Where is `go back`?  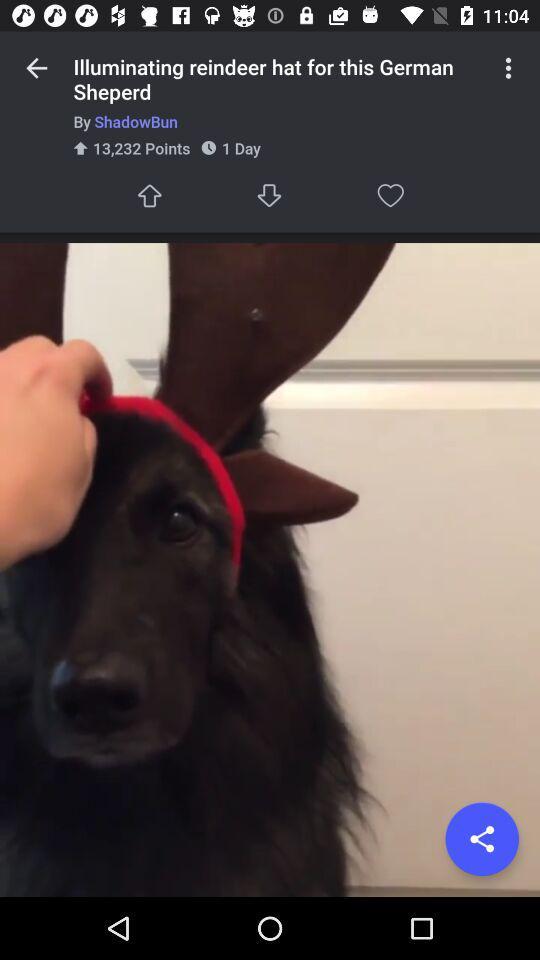 go back is located at coordinates (36, 68).